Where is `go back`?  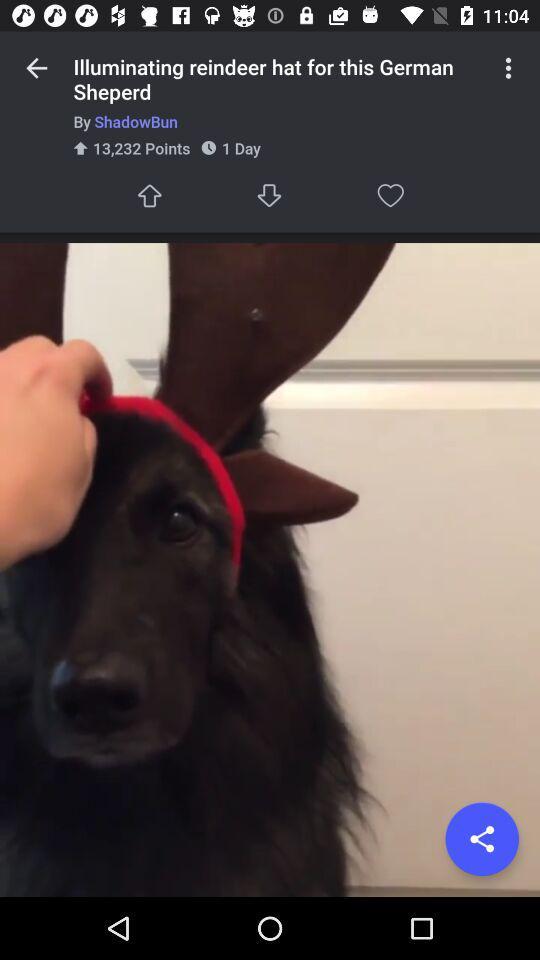 go back is located at coordinates (36, 68).